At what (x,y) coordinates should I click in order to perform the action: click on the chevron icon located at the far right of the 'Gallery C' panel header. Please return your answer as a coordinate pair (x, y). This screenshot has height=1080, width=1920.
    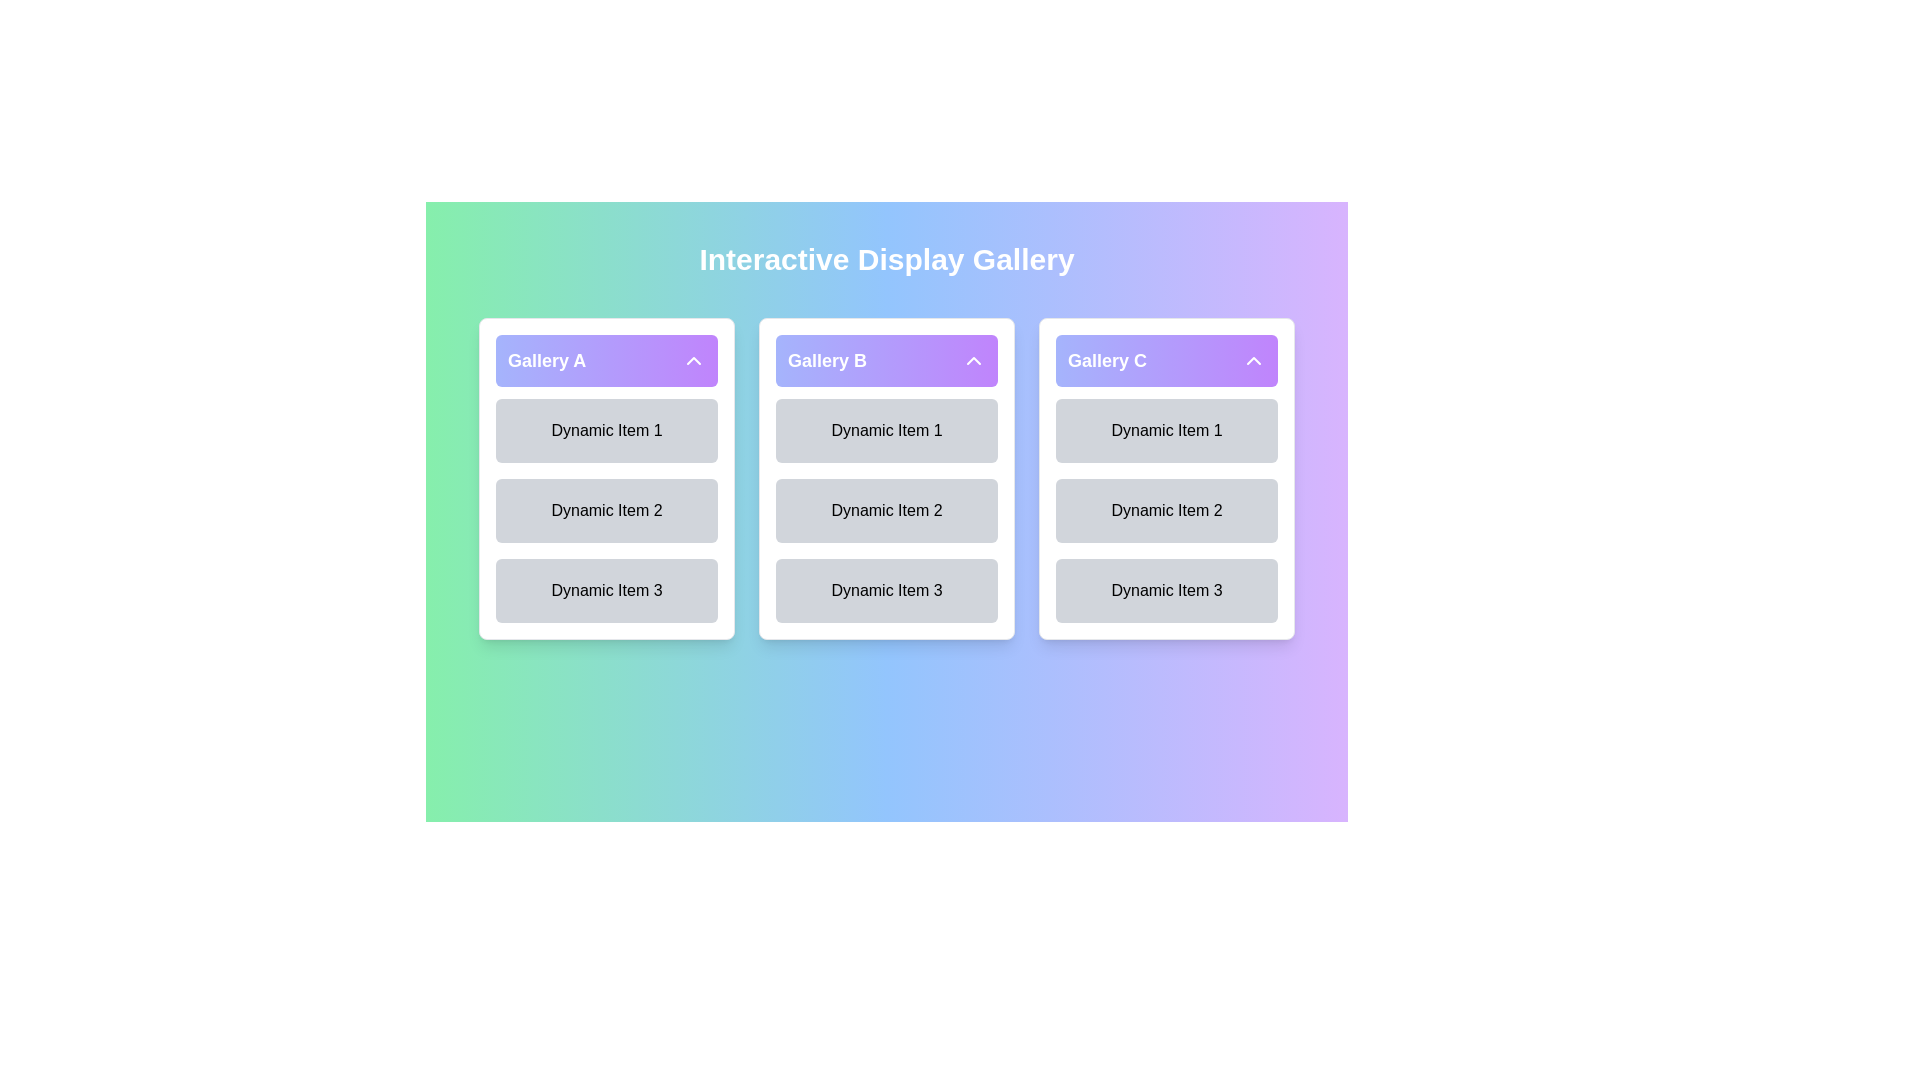
    Looking at the image, I should click on (1252, 361).